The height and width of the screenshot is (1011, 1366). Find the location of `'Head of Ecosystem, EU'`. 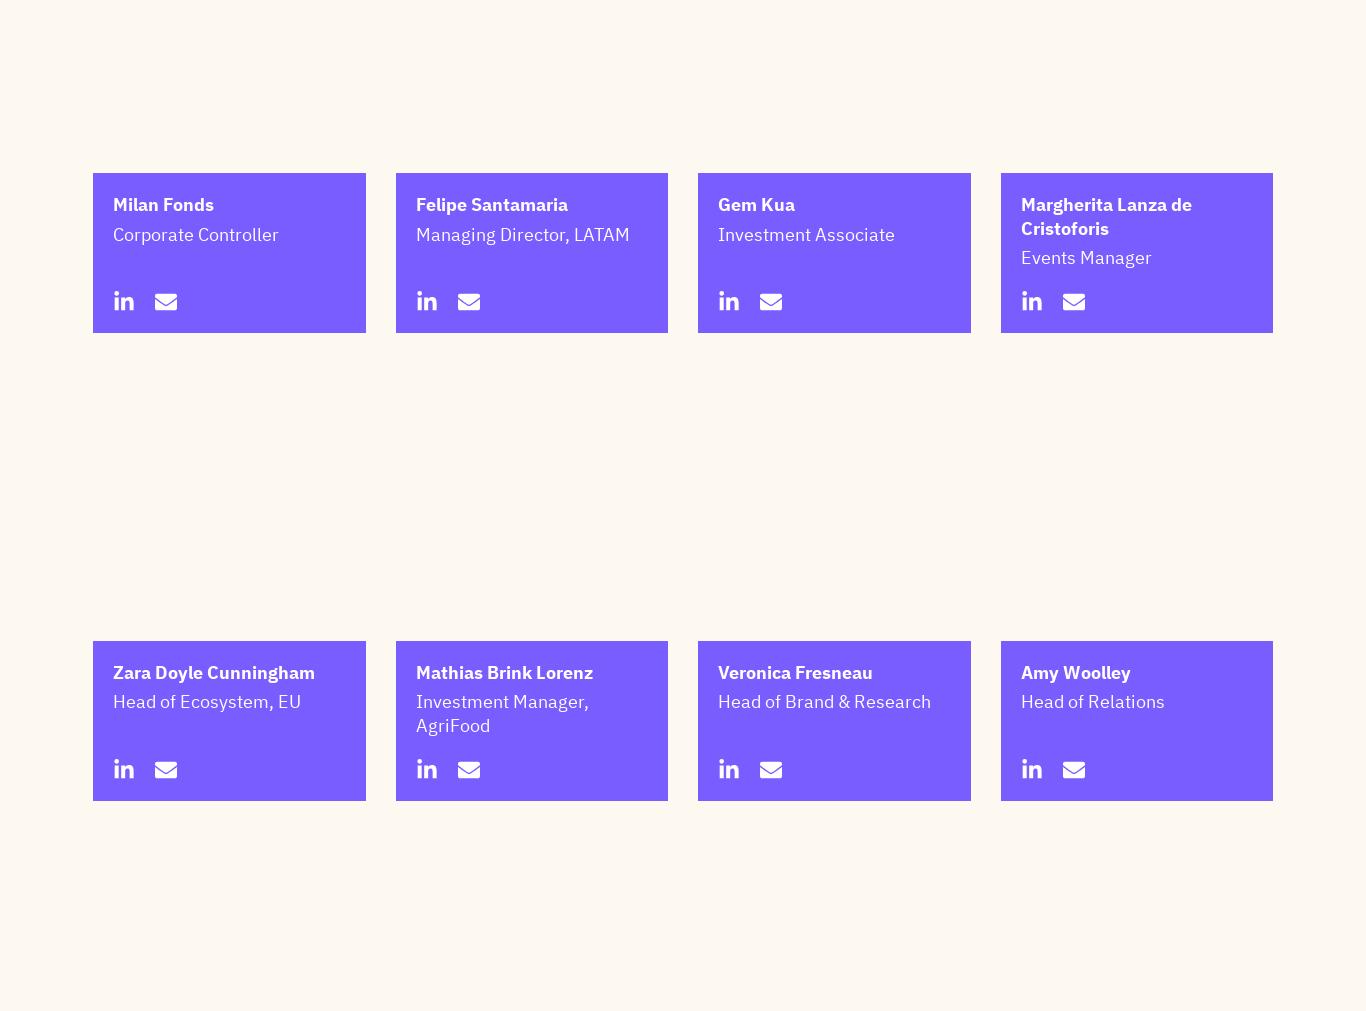

'Head of Ecosystem, EU' is located at coordinates (205, 800).